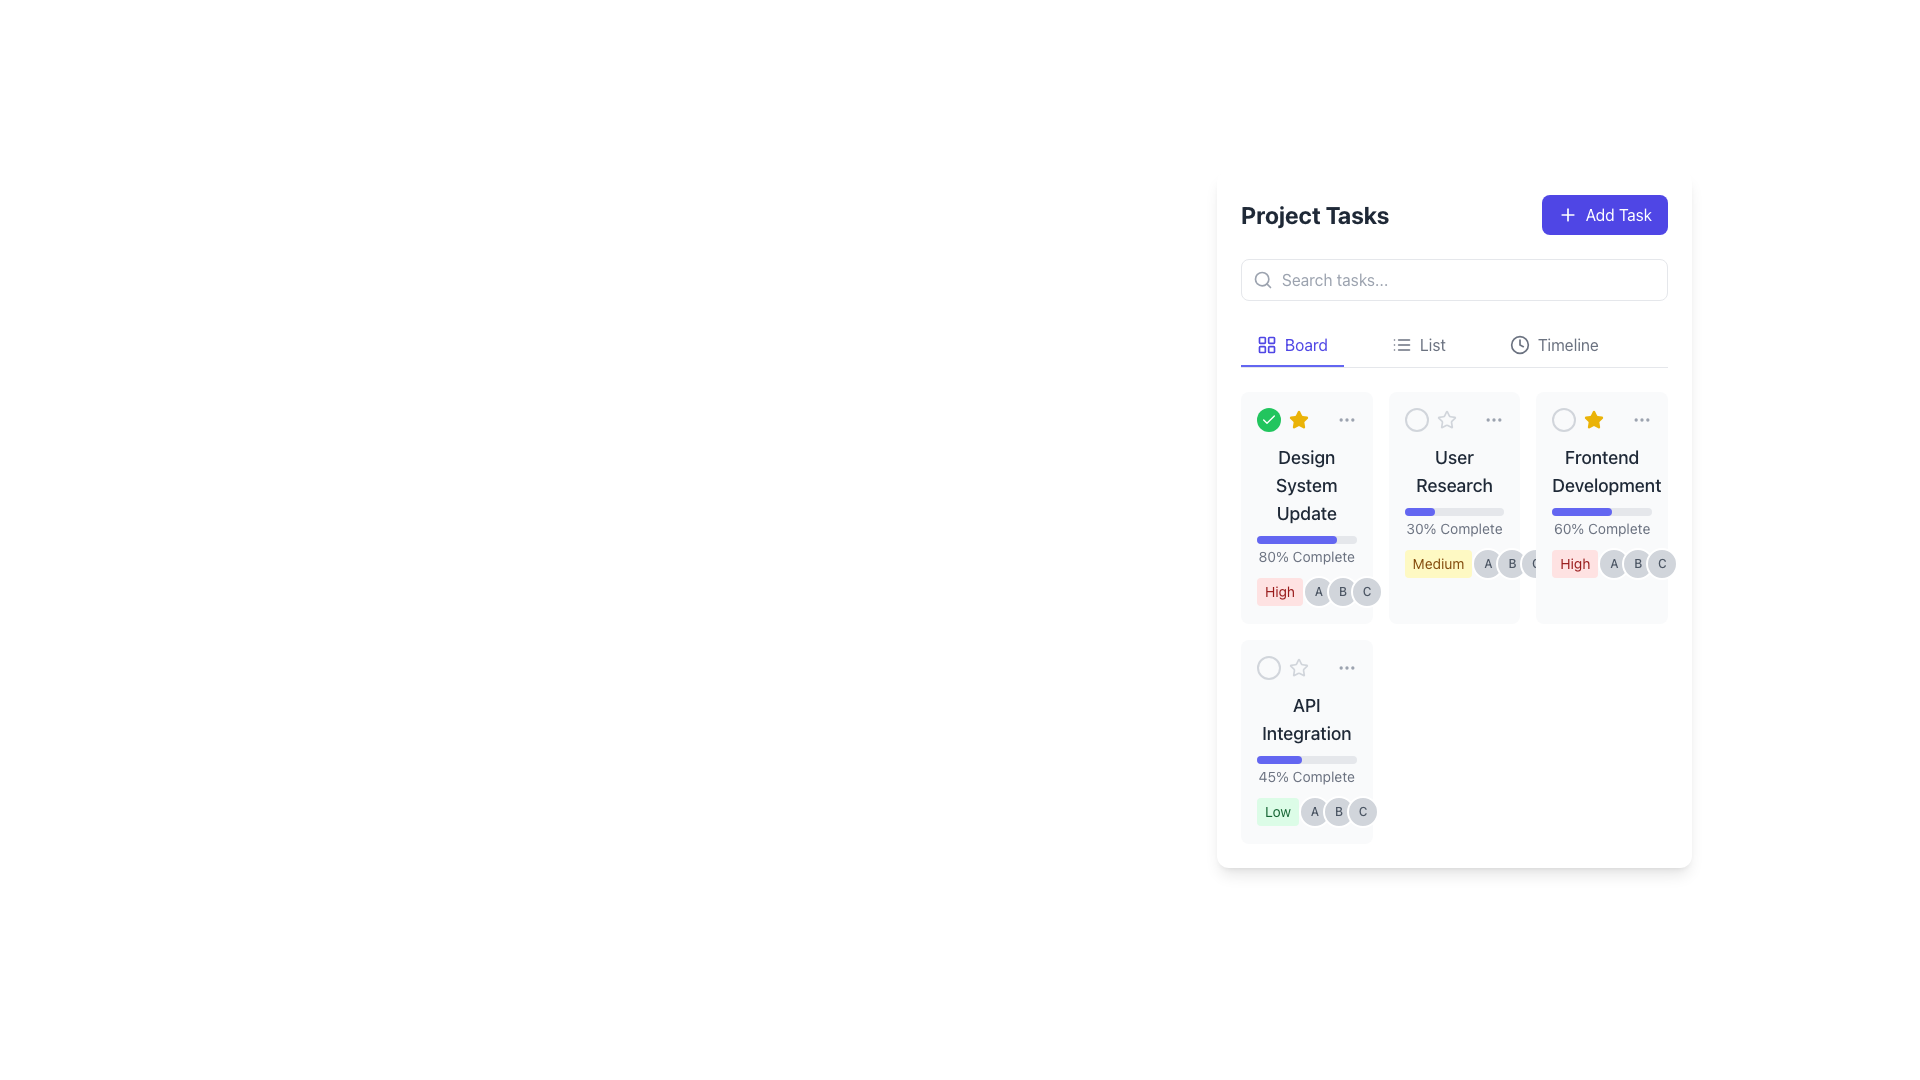 The height and width of the screenshot is (1080, 1920). Describe the element at coordinates (1278, 759) in the screenshot. I see `the purple progress bar segment representing 45% progress for the task titled 'API Integration'` at that location.